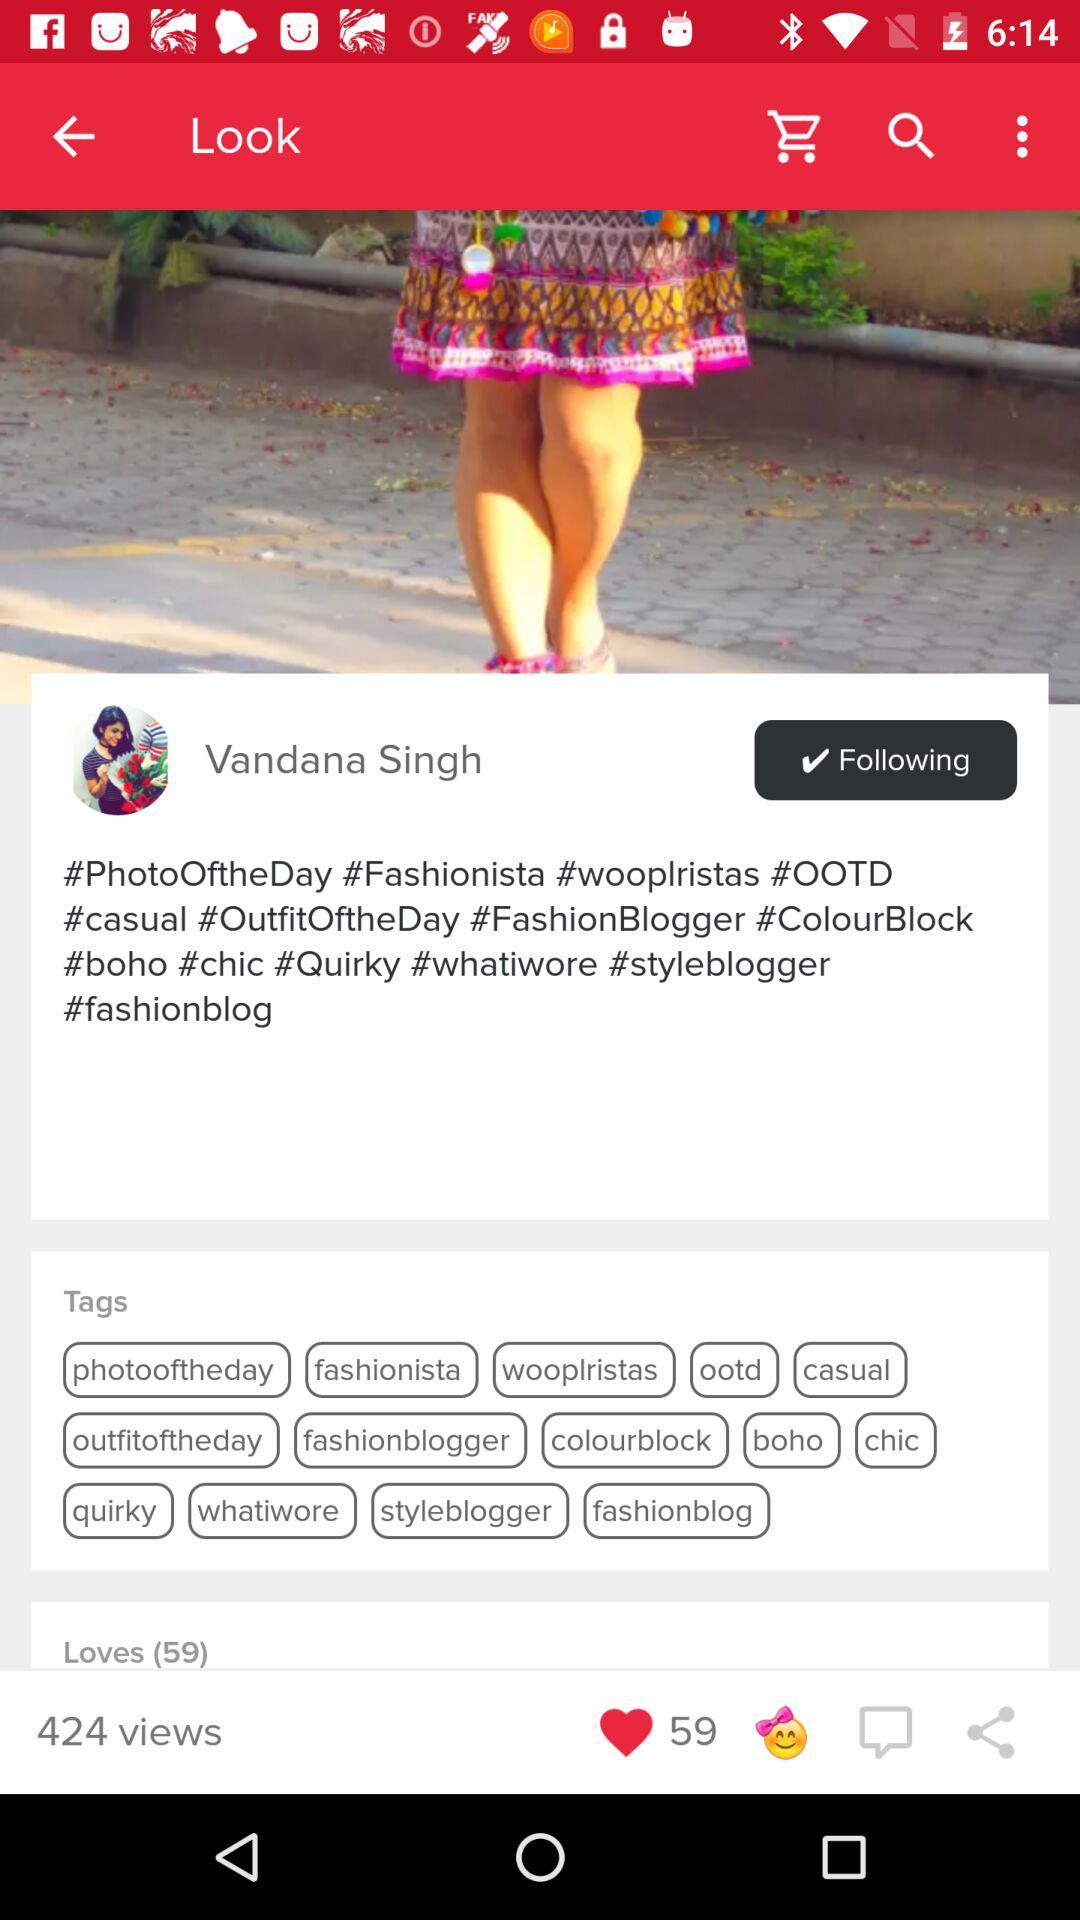 The height and width of the screenshot is (1920, 1080). Describe the element at coordinates (540, 352) in the screenshot. I see `open profile` at that location.